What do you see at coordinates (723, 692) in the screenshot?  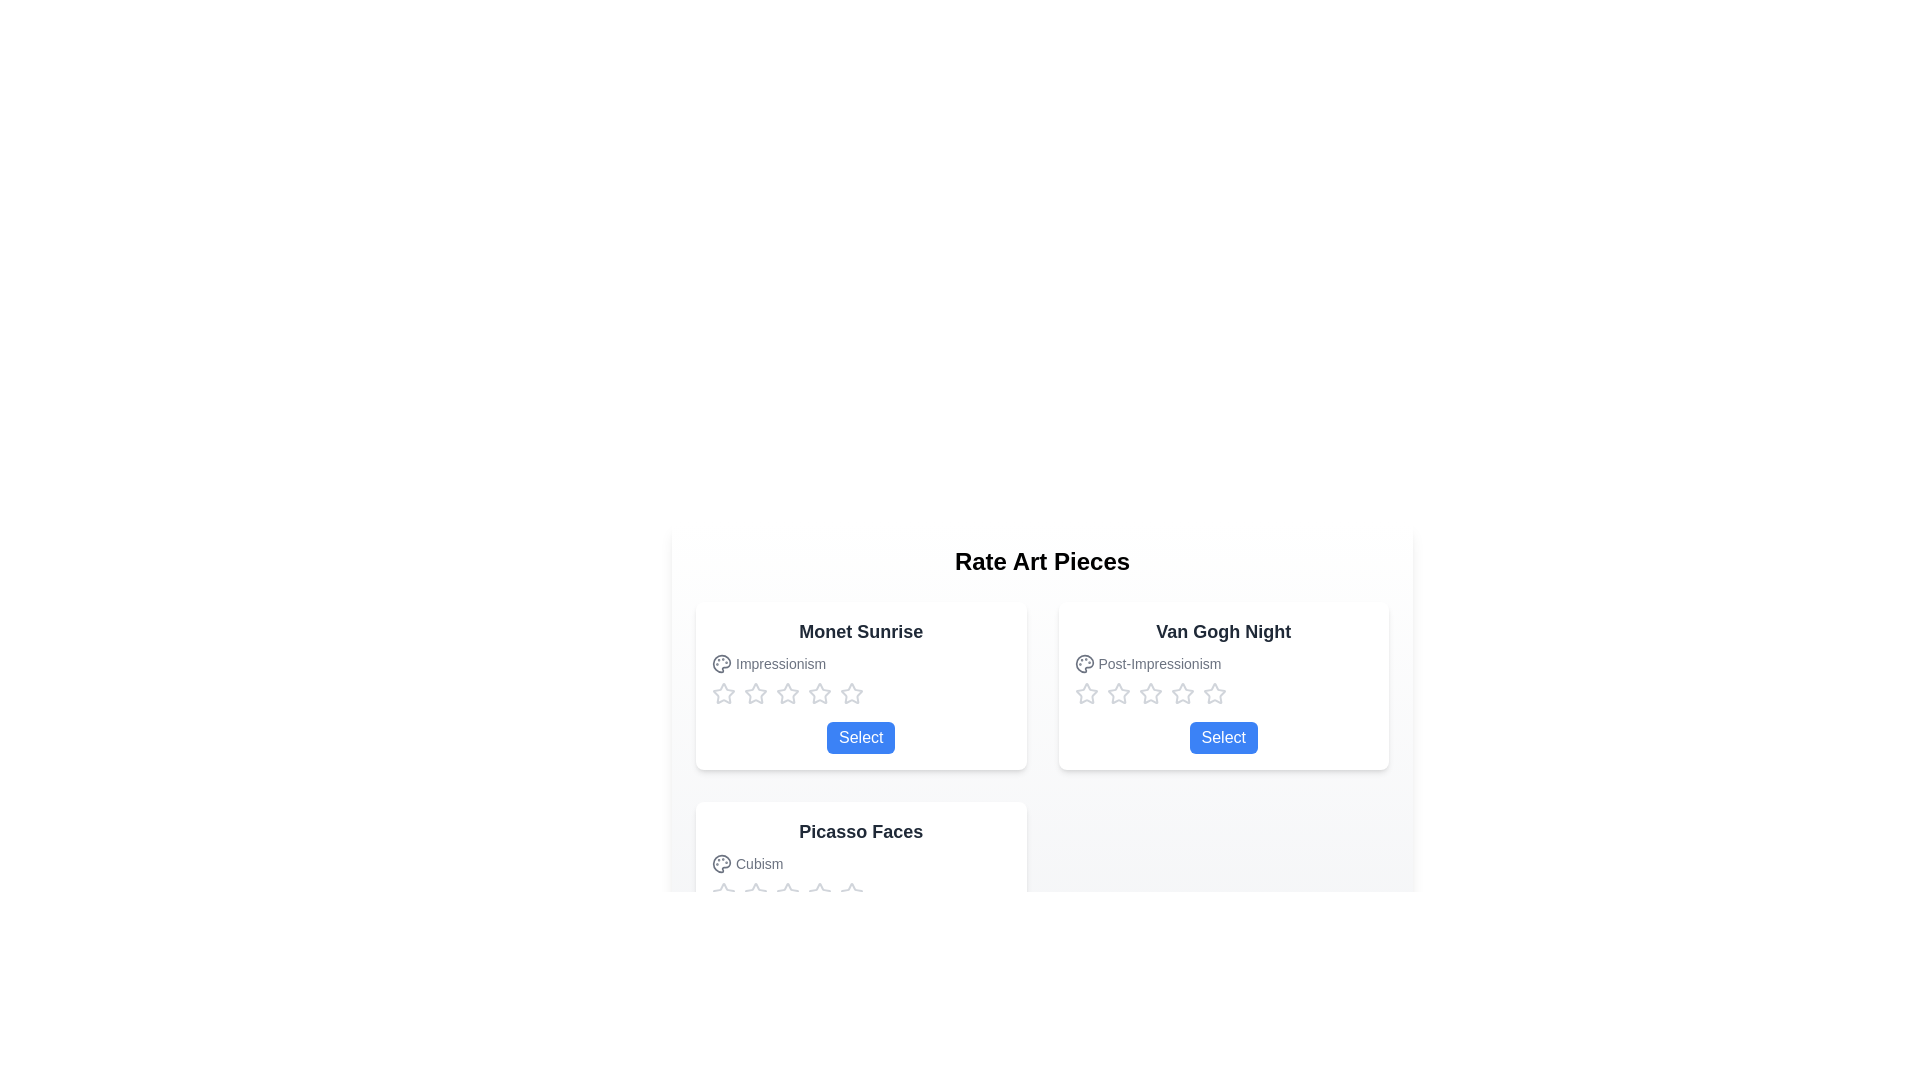 I see `the first star icon in the rating system for the artwork 'Monet Sunrise' to rate it` at bounding box center [723, 692].